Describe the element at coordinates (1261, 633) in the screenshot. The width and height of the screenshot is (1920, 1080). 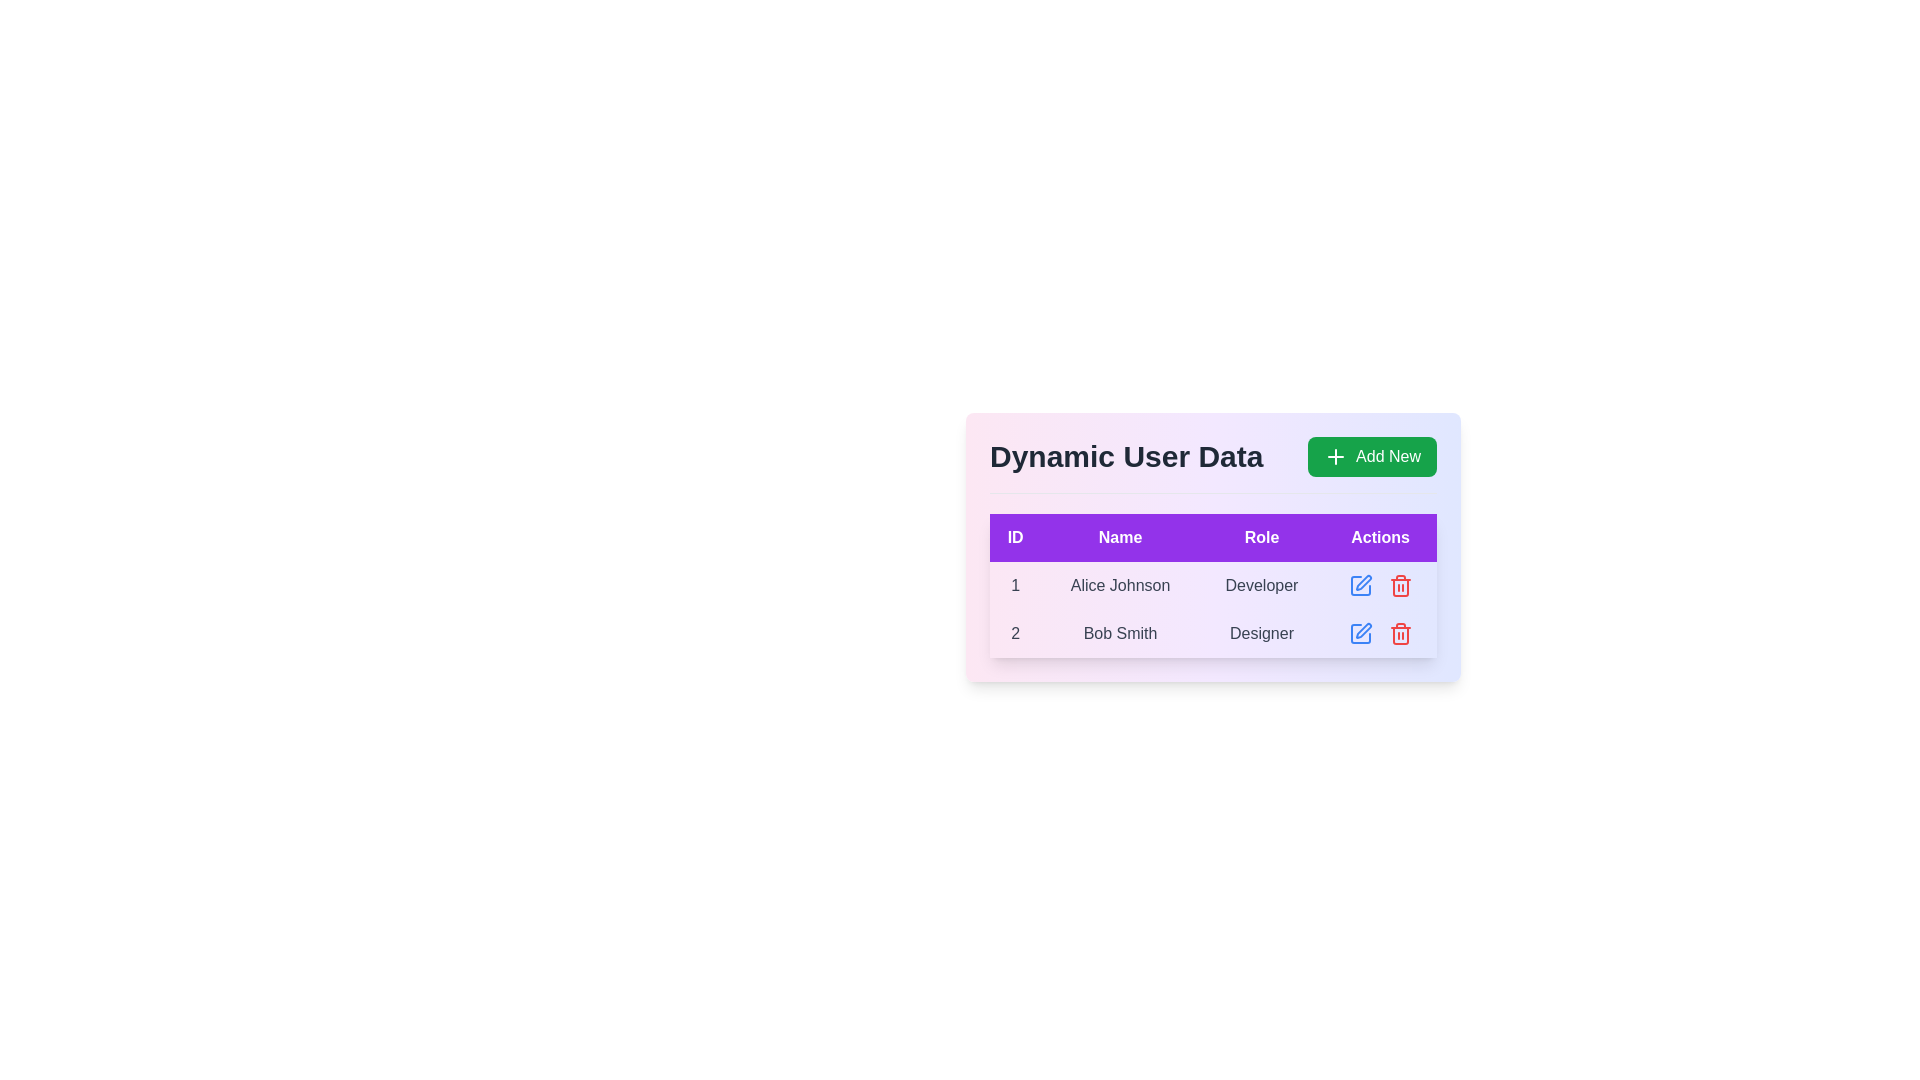
I see `the text label indicating the role of 'Bob Smith' in the second row of the table` at that location.